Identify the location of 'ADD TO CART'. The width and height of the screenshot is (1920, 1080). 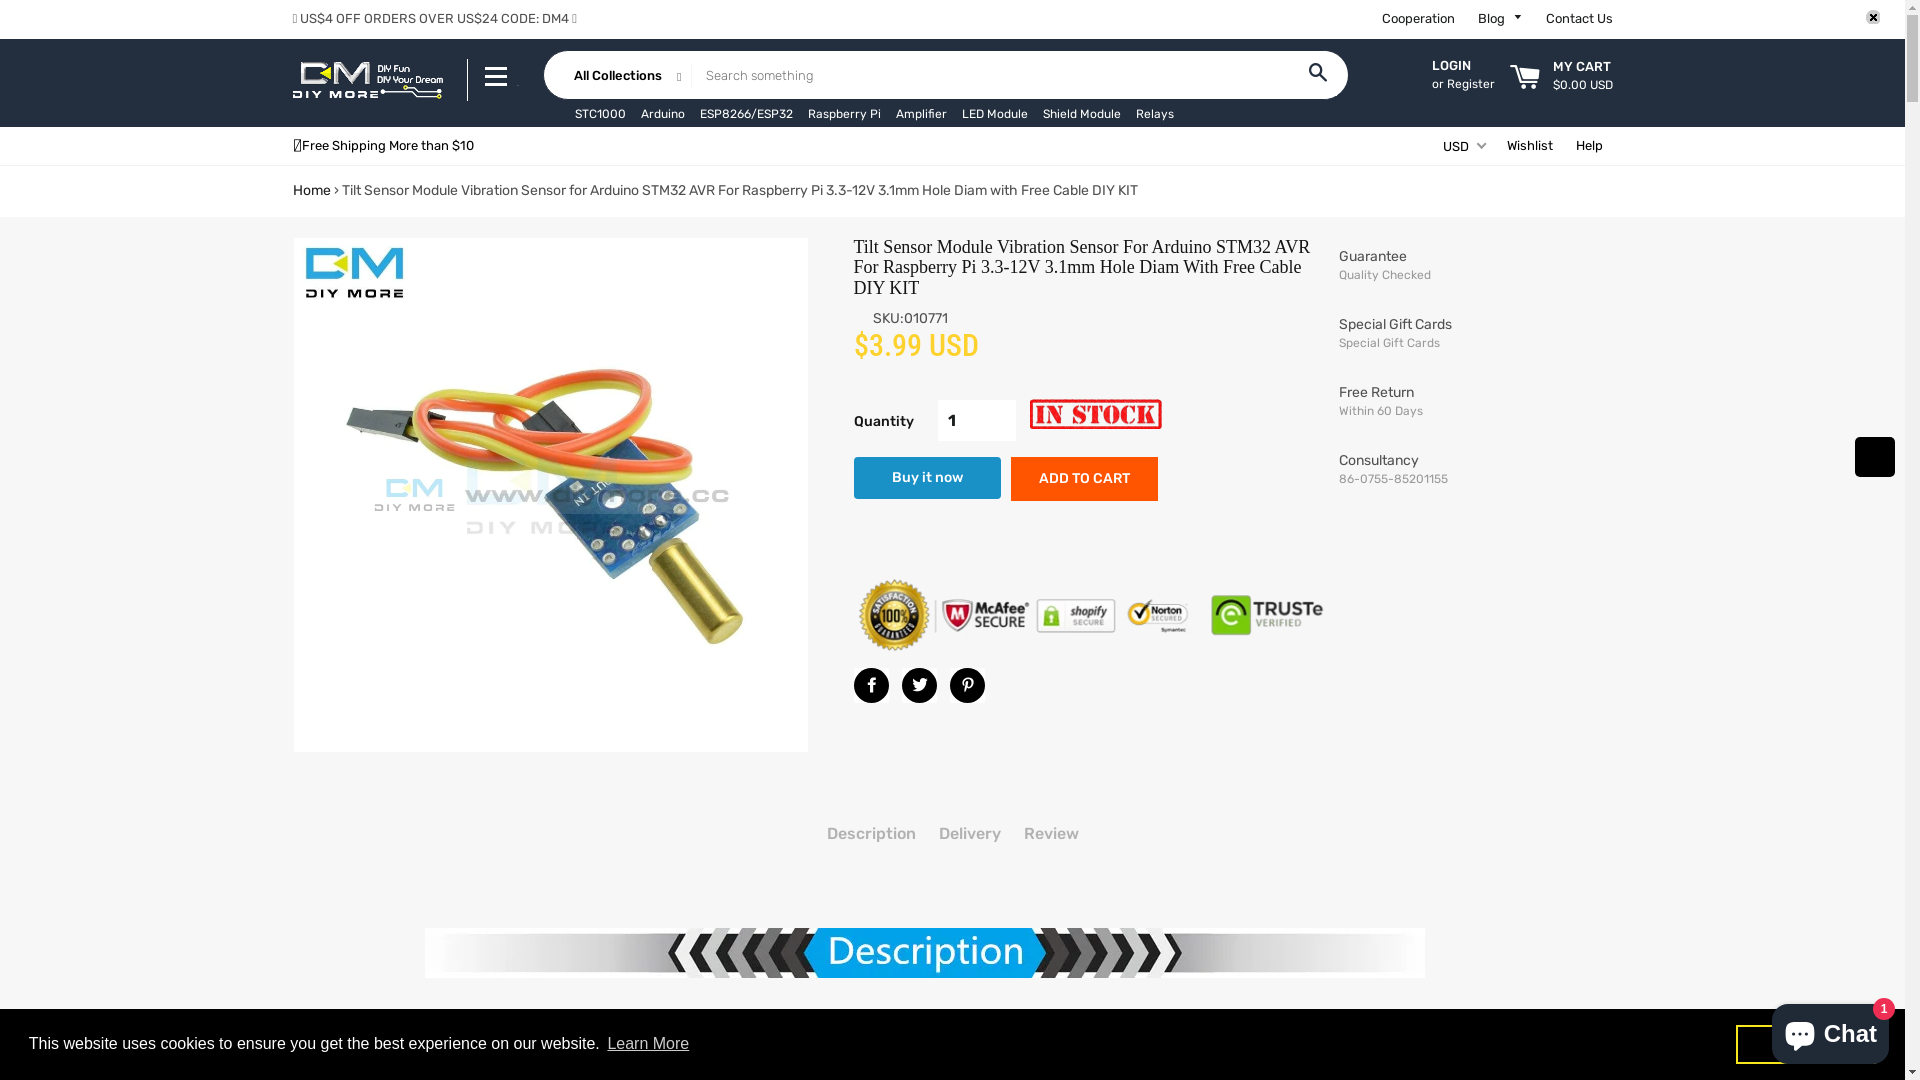
(1083, 478).